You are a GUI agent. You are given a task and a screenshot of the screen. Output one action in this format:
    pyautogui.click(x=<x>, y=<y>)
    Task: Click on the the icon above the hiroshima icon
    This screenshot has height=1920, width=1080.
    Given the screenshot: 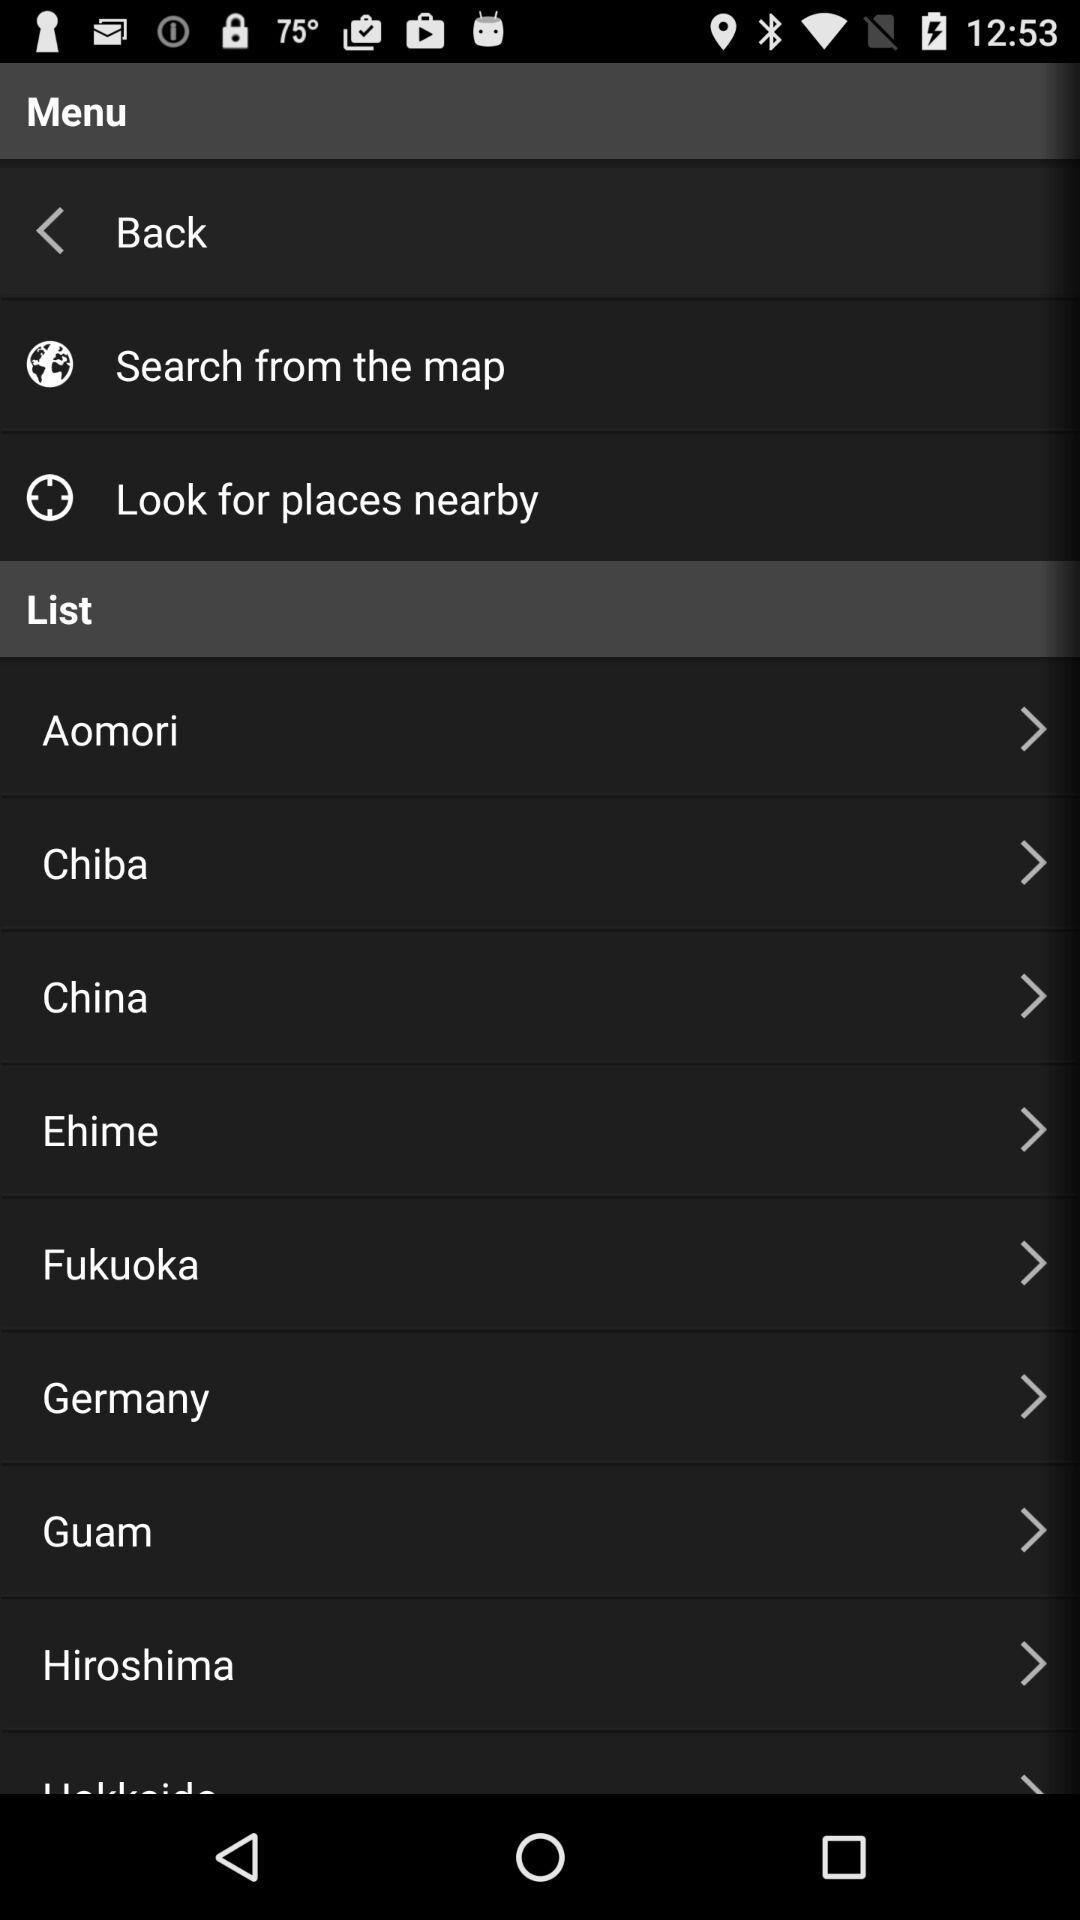 What is the action you would take?
    pyautogui.click(x=505, y=1529)
    